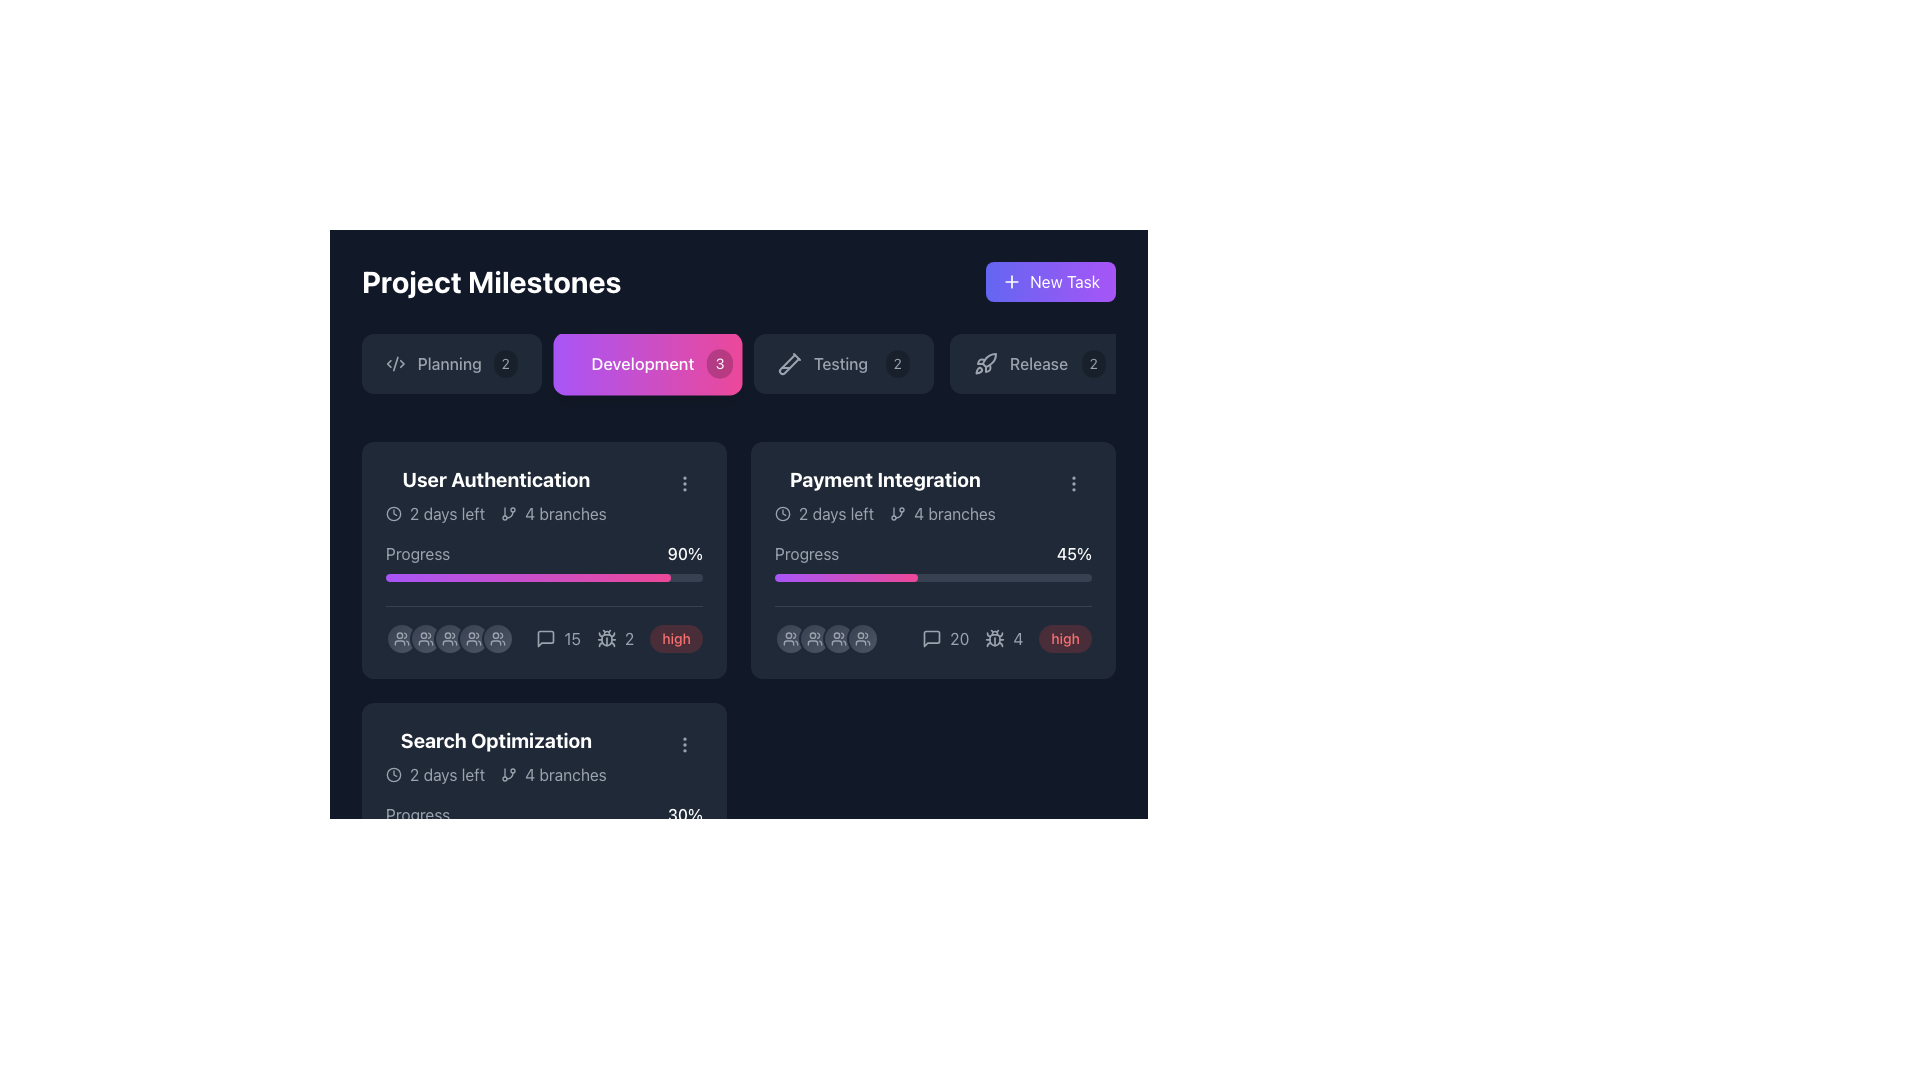  Describe the element at coordinates (449, 639) in the screenshot. I see `the fourth circular avatar from the left in the horizontally aligned group at the bottom of the 'User Authentication' card` at that location.